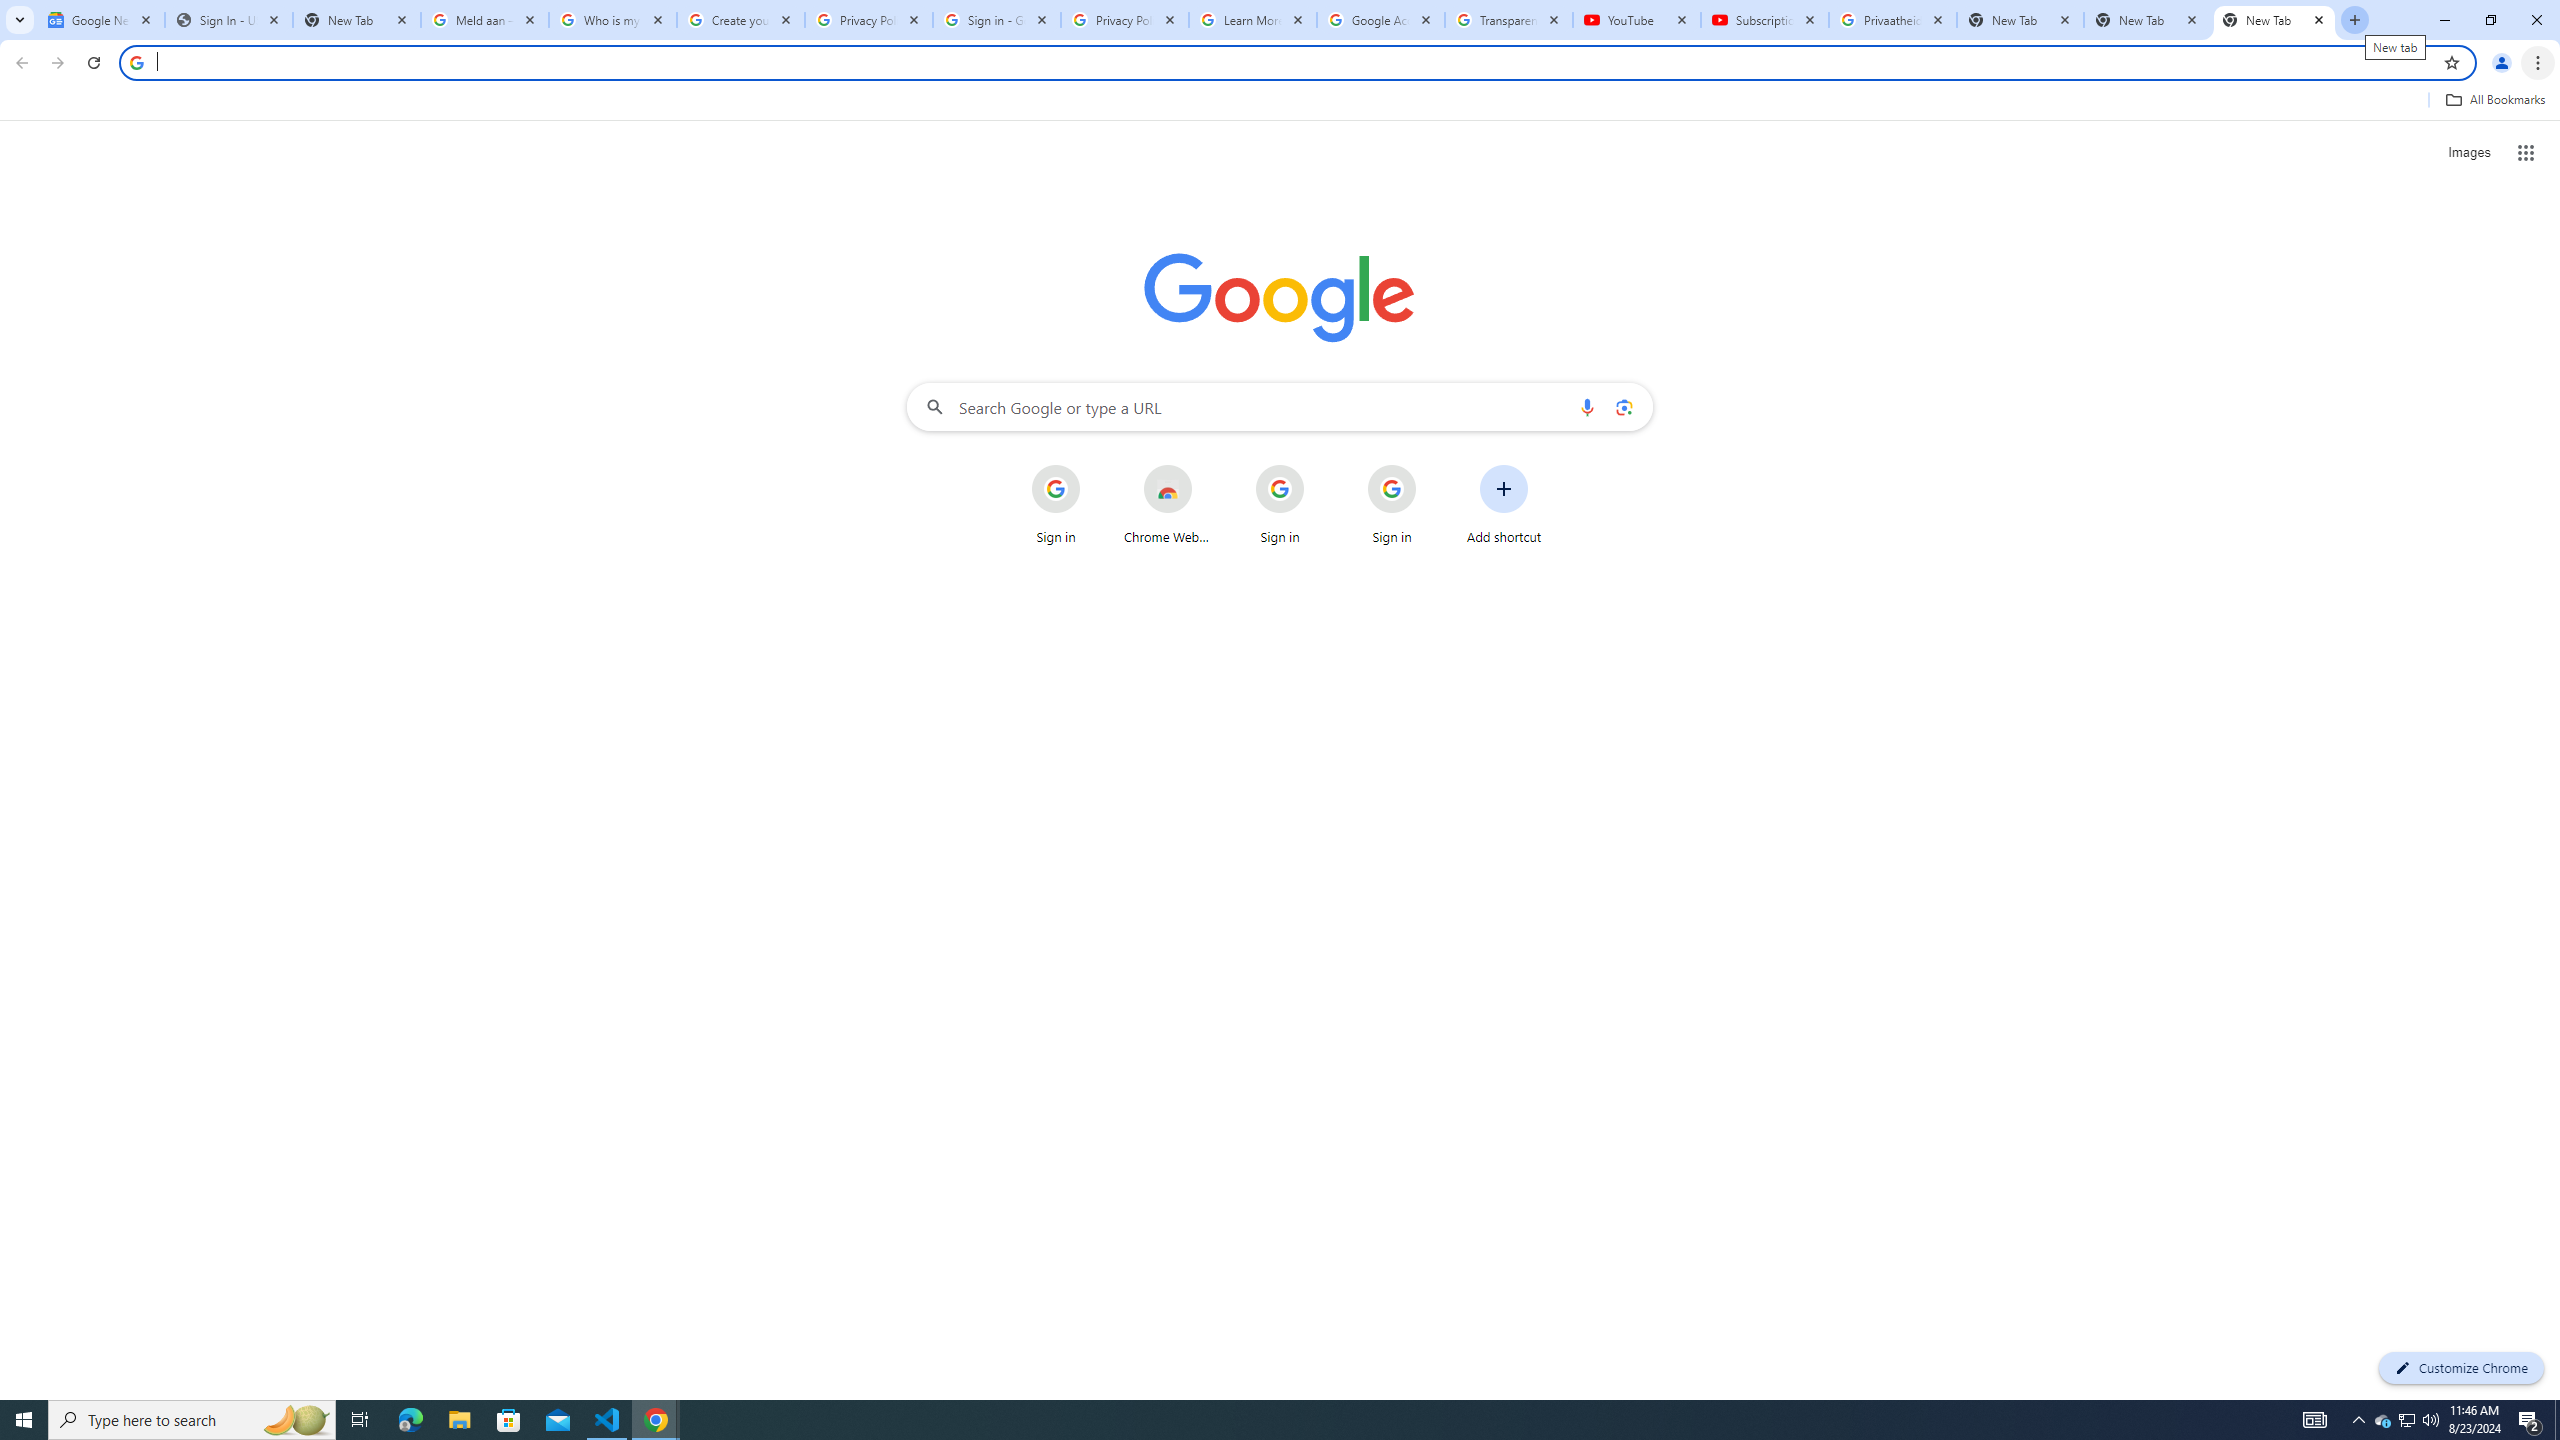 The width and height of the screenshot is (2560, 1440). Describe the element at coordinates (1381, 19) in the screenshot. I see `'Google Account'` at that location.